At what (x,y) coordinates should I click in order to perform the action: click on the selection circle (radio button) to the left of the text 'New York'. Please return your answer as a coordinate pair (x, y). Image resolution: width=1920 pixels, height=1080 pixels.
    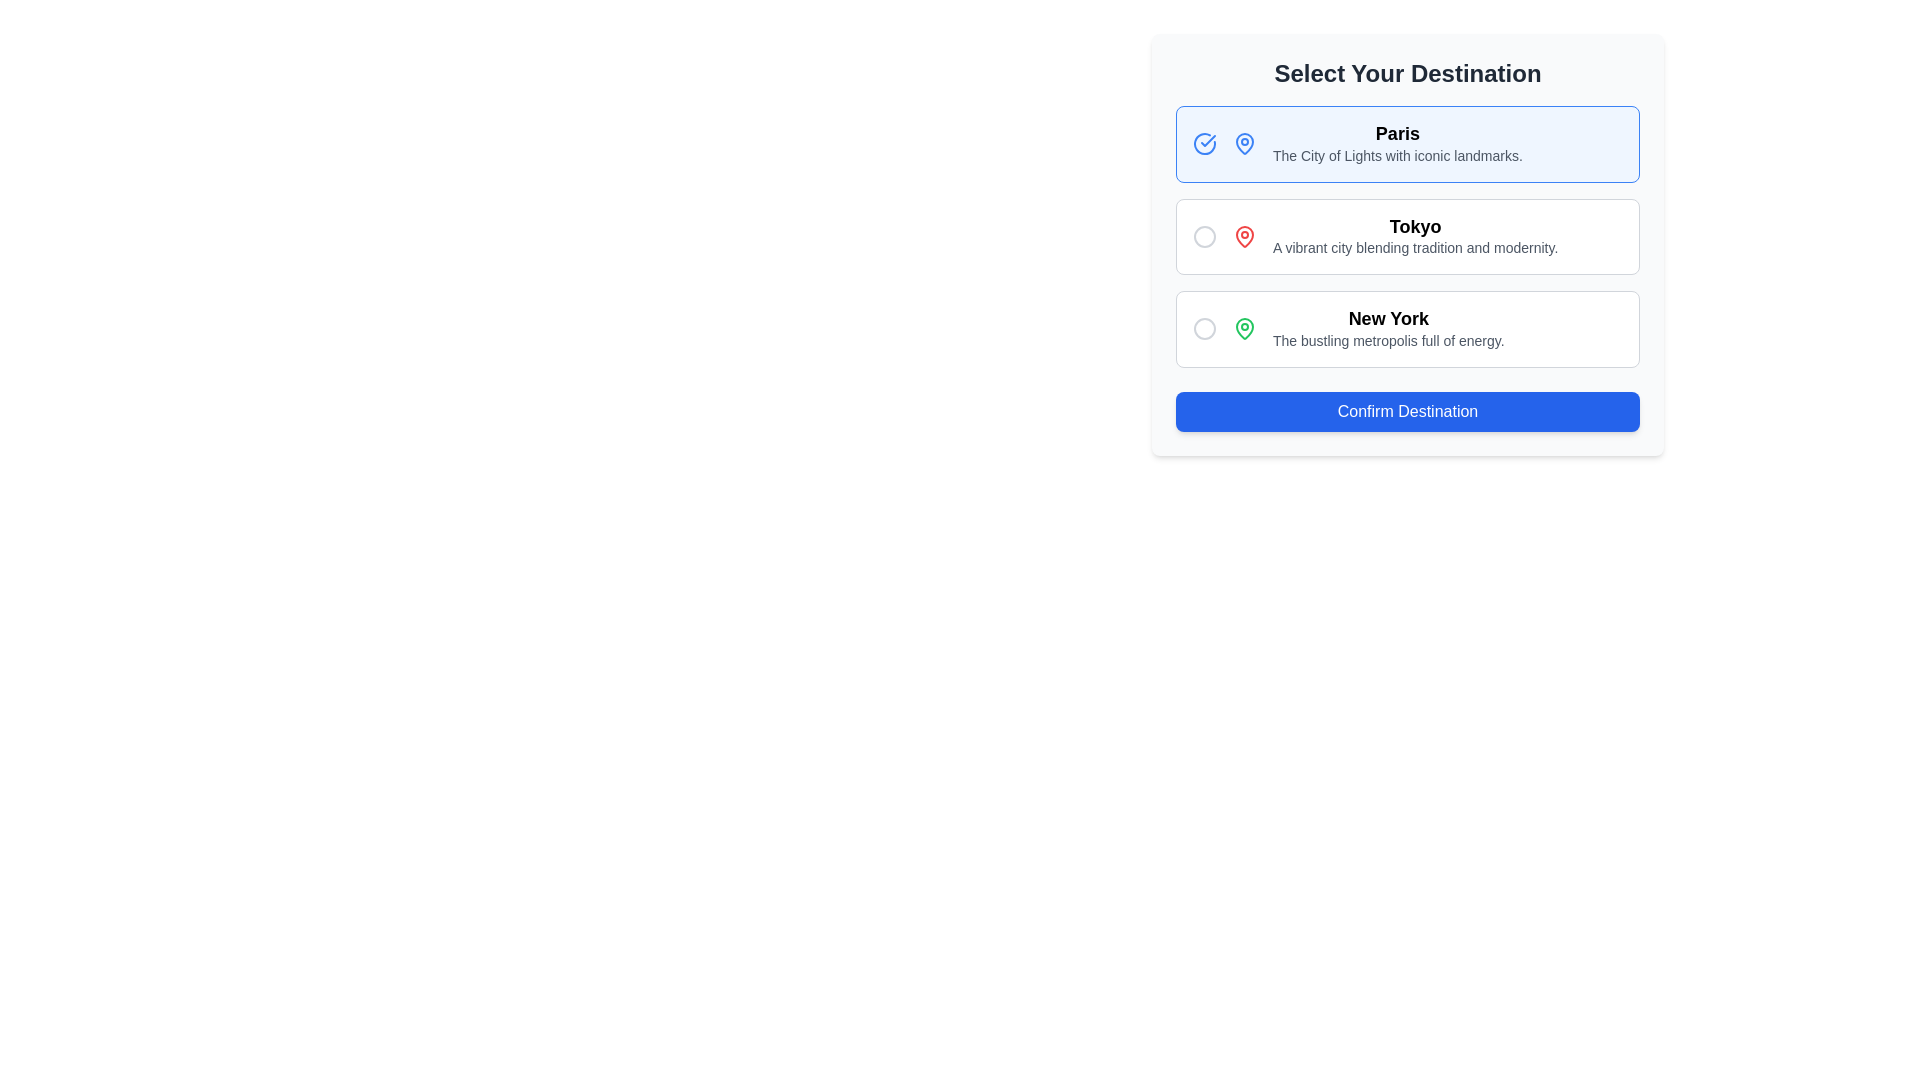
    Looking at the image, I should click on (1203, 327).